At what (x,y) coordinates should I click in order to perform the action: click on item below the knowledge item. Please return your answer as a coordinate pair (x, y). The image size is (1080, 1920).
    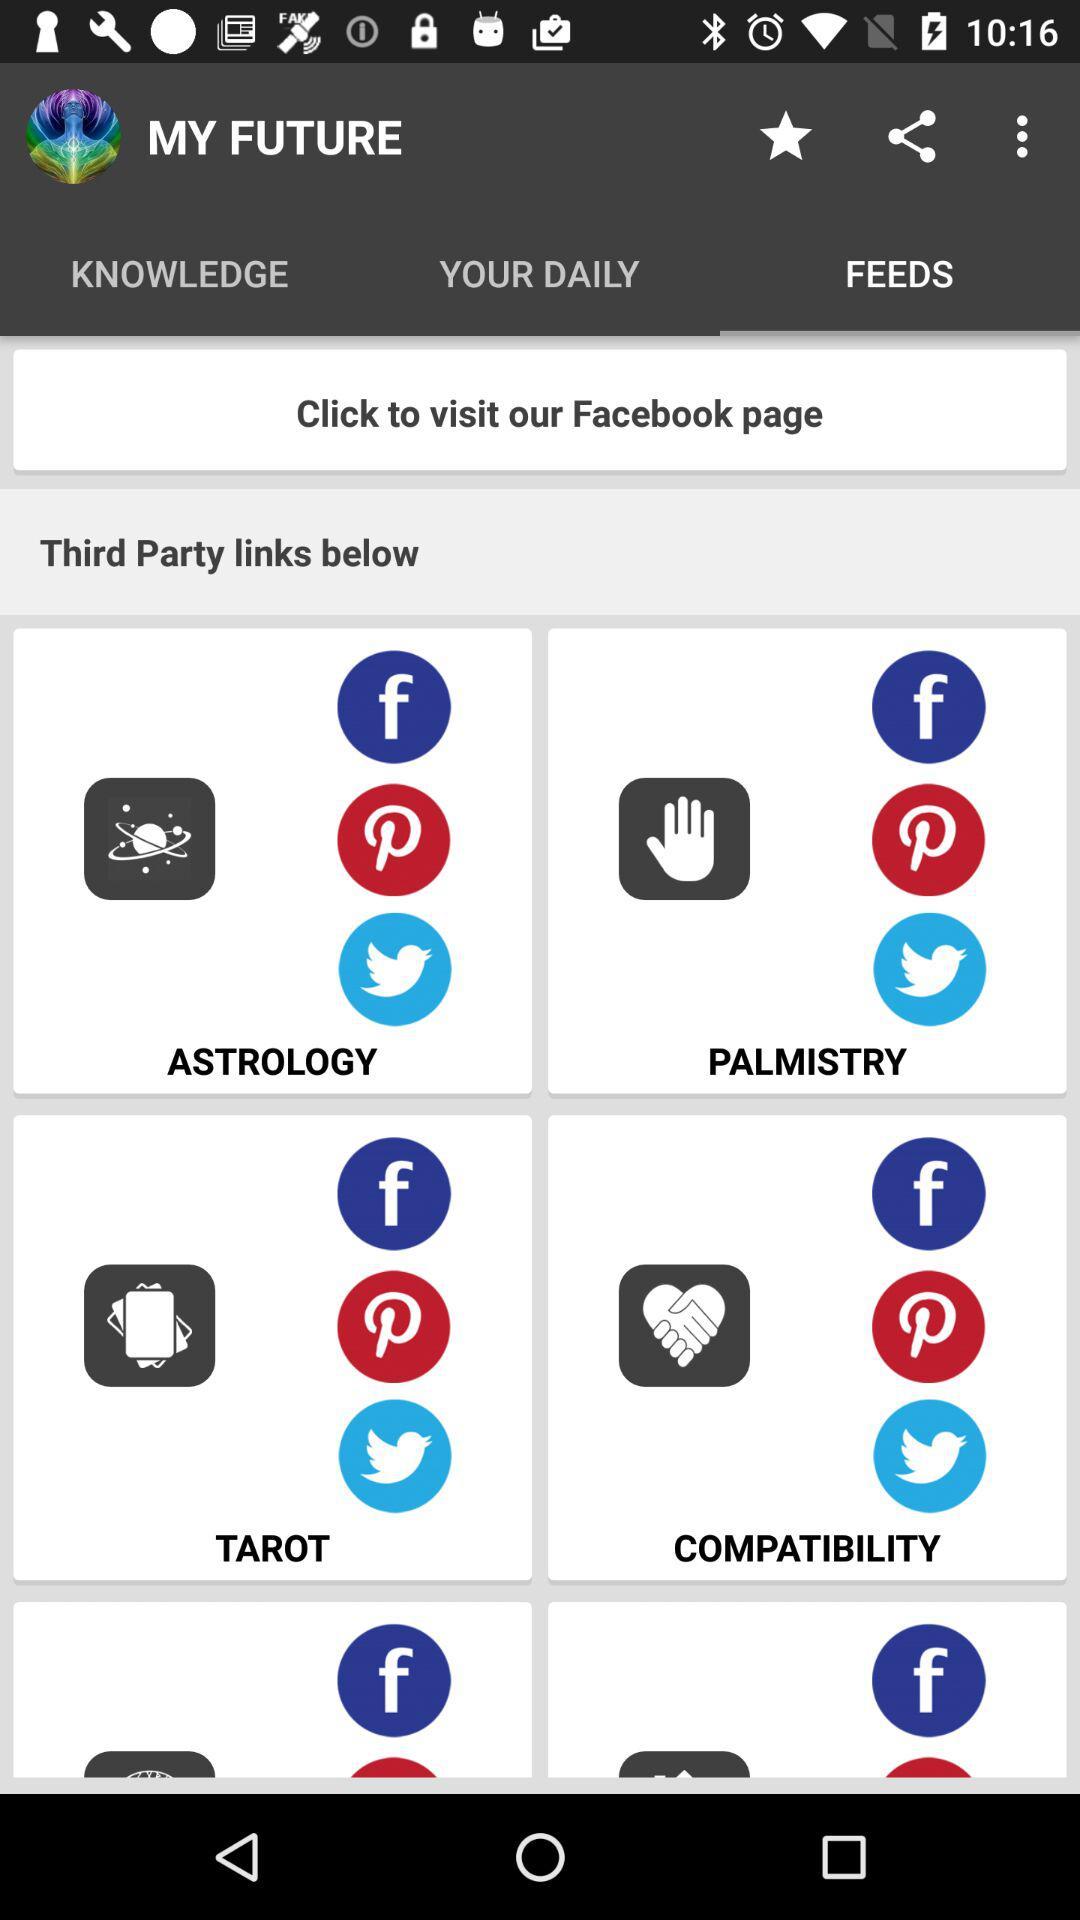
    Looking at the image, I should click on (540, 411).